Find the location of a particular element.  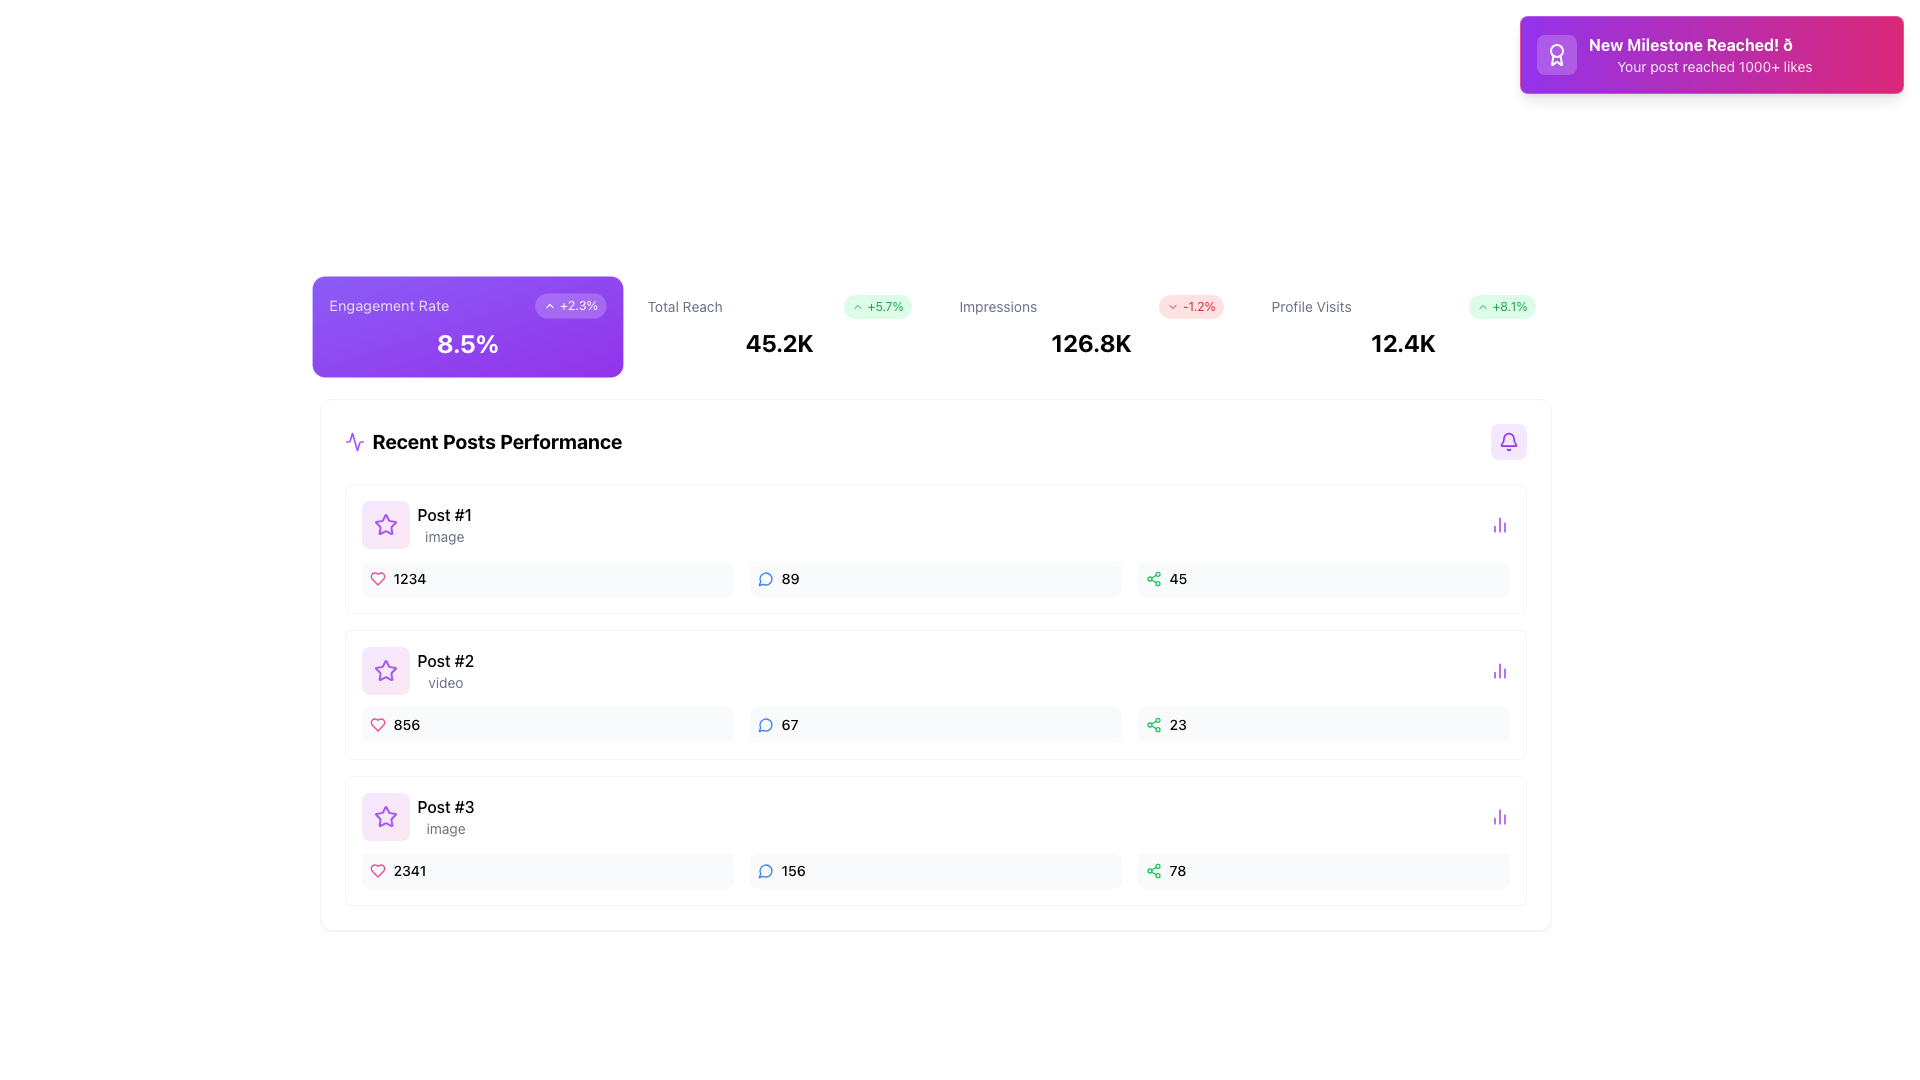

the heart icon outlined in pink located in the third row of the 'Recent Posts Performance' section, positioned to the left of the number '2341' is located at coordinates (377, 870).